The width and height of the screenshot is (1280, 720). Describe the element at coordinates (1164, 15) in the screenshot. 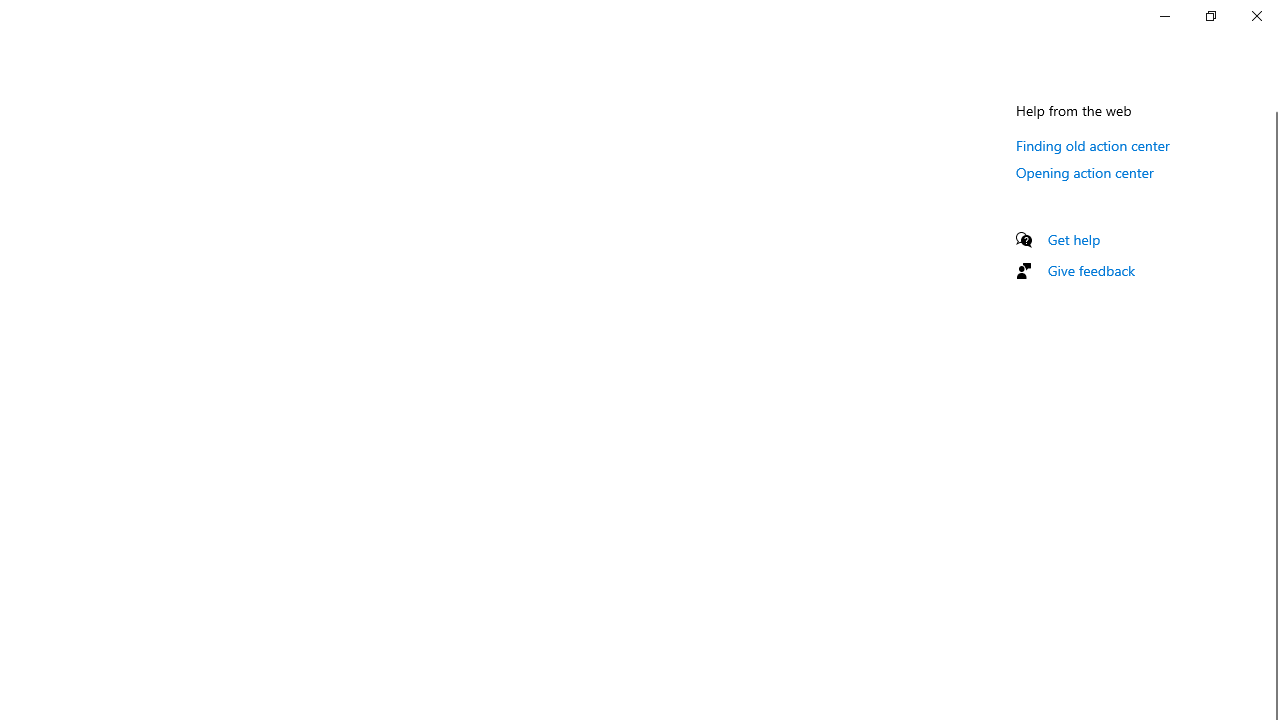

I see `'Minimize Settings'` at that location.